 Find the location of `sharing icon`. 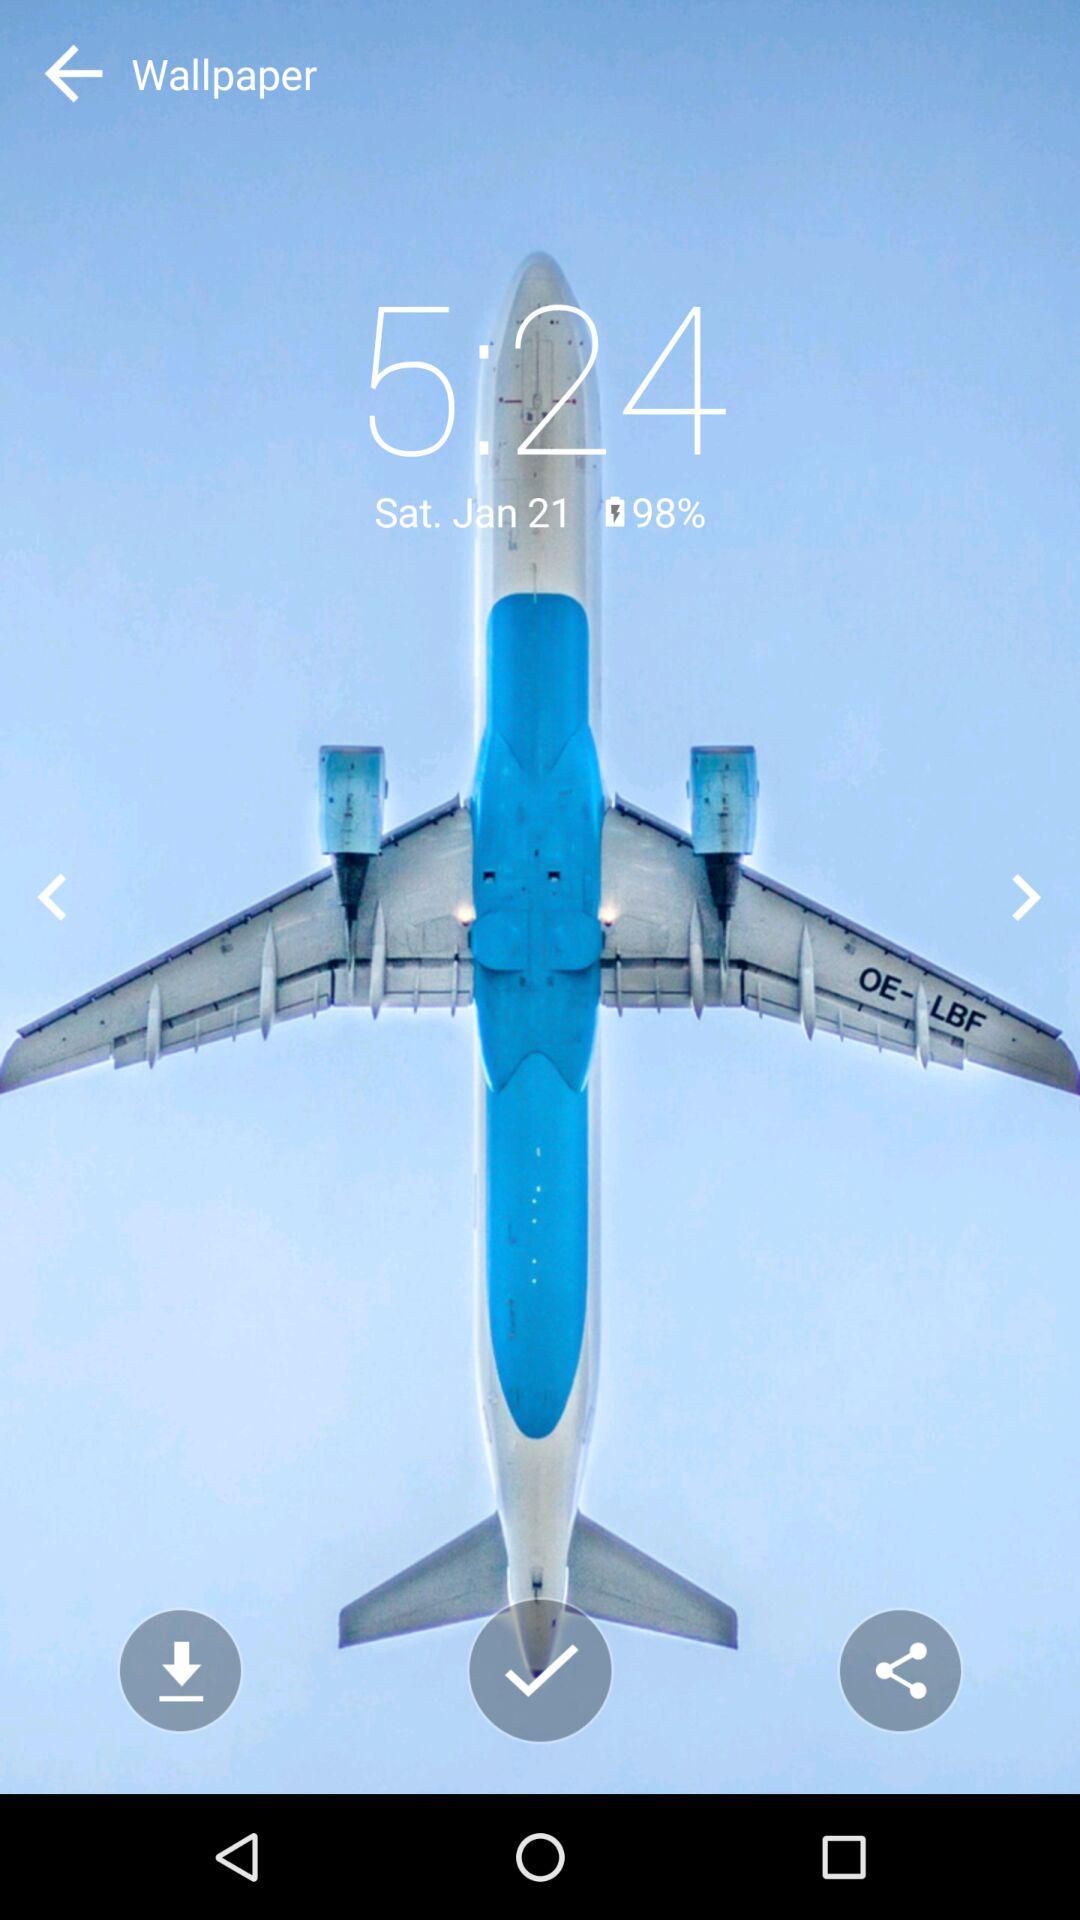

sharing icon is located at coordinates (898, 1670).